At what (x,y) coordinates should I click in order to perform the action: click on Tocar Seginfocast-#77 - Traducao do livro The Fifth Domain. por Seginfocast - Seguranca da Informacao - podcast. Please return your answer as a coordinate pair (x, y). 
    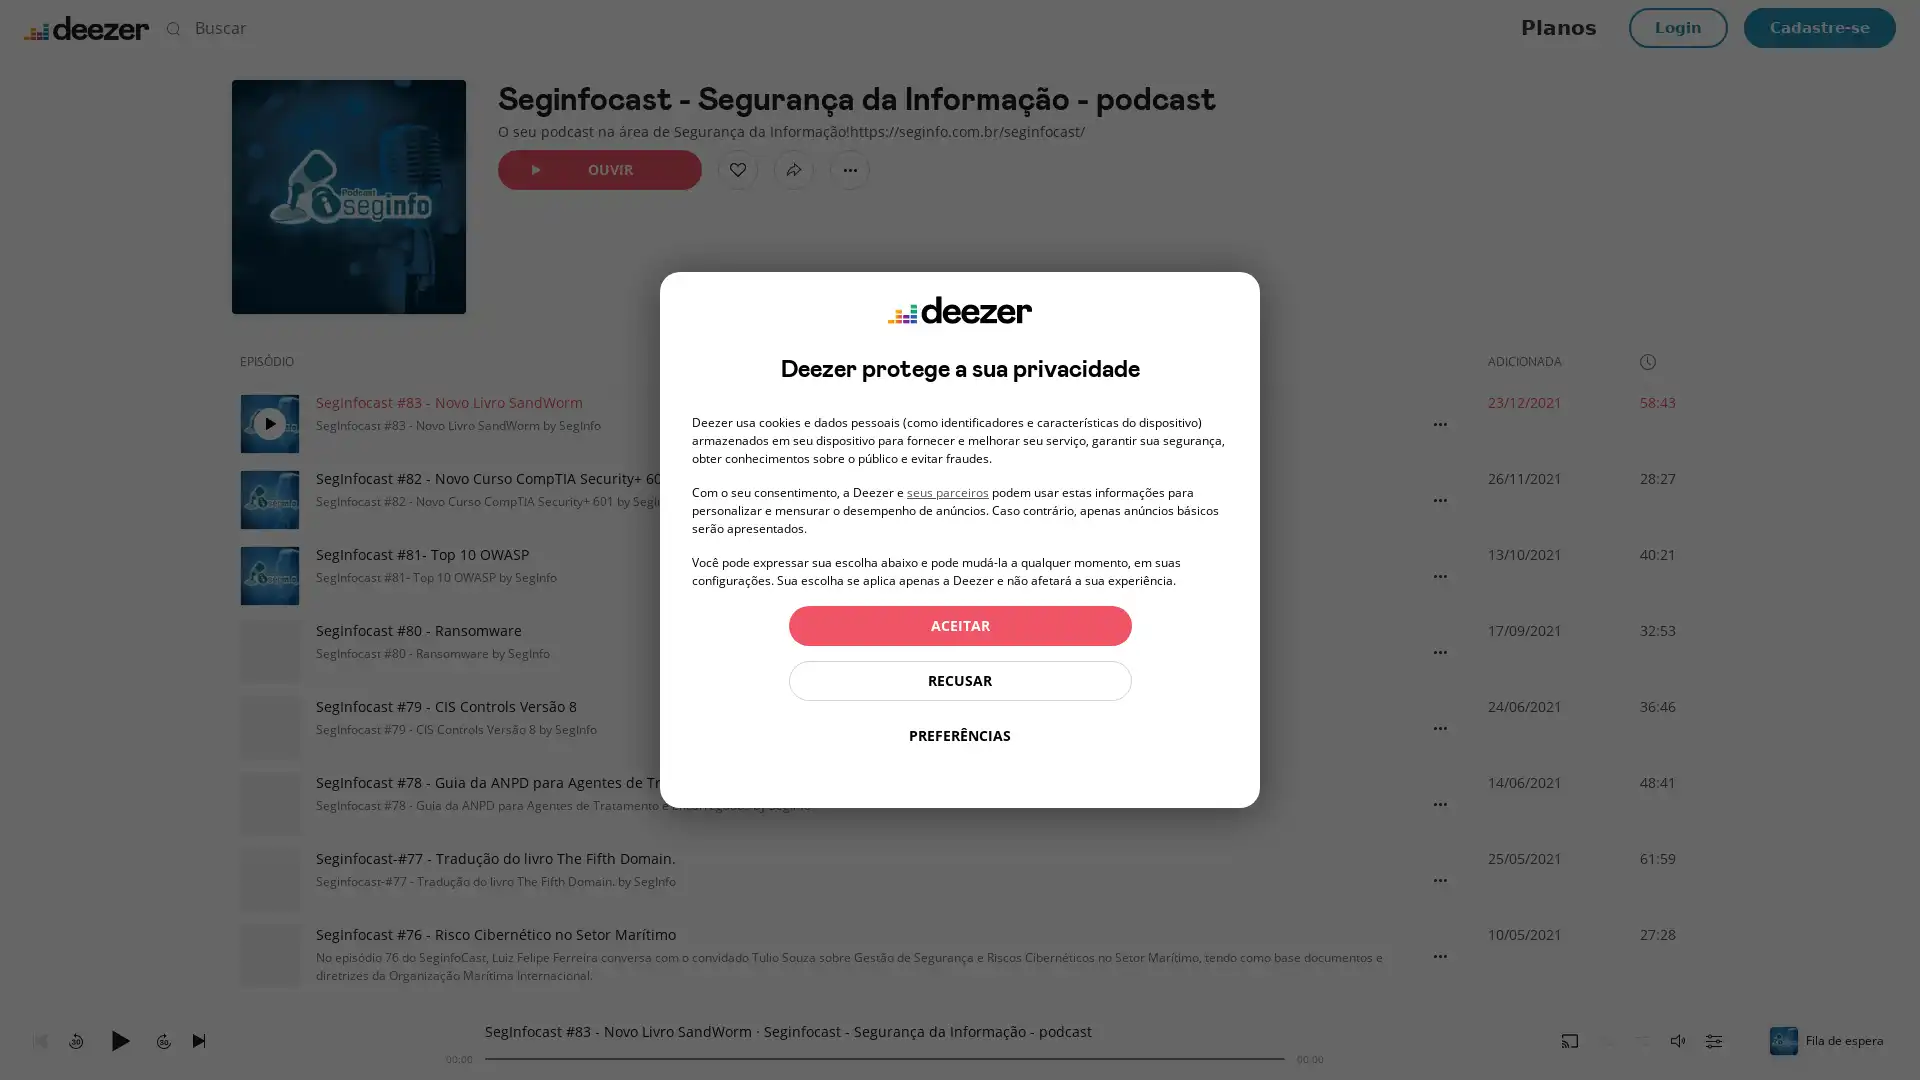
    Looking at the image, I should click on (268, 878).